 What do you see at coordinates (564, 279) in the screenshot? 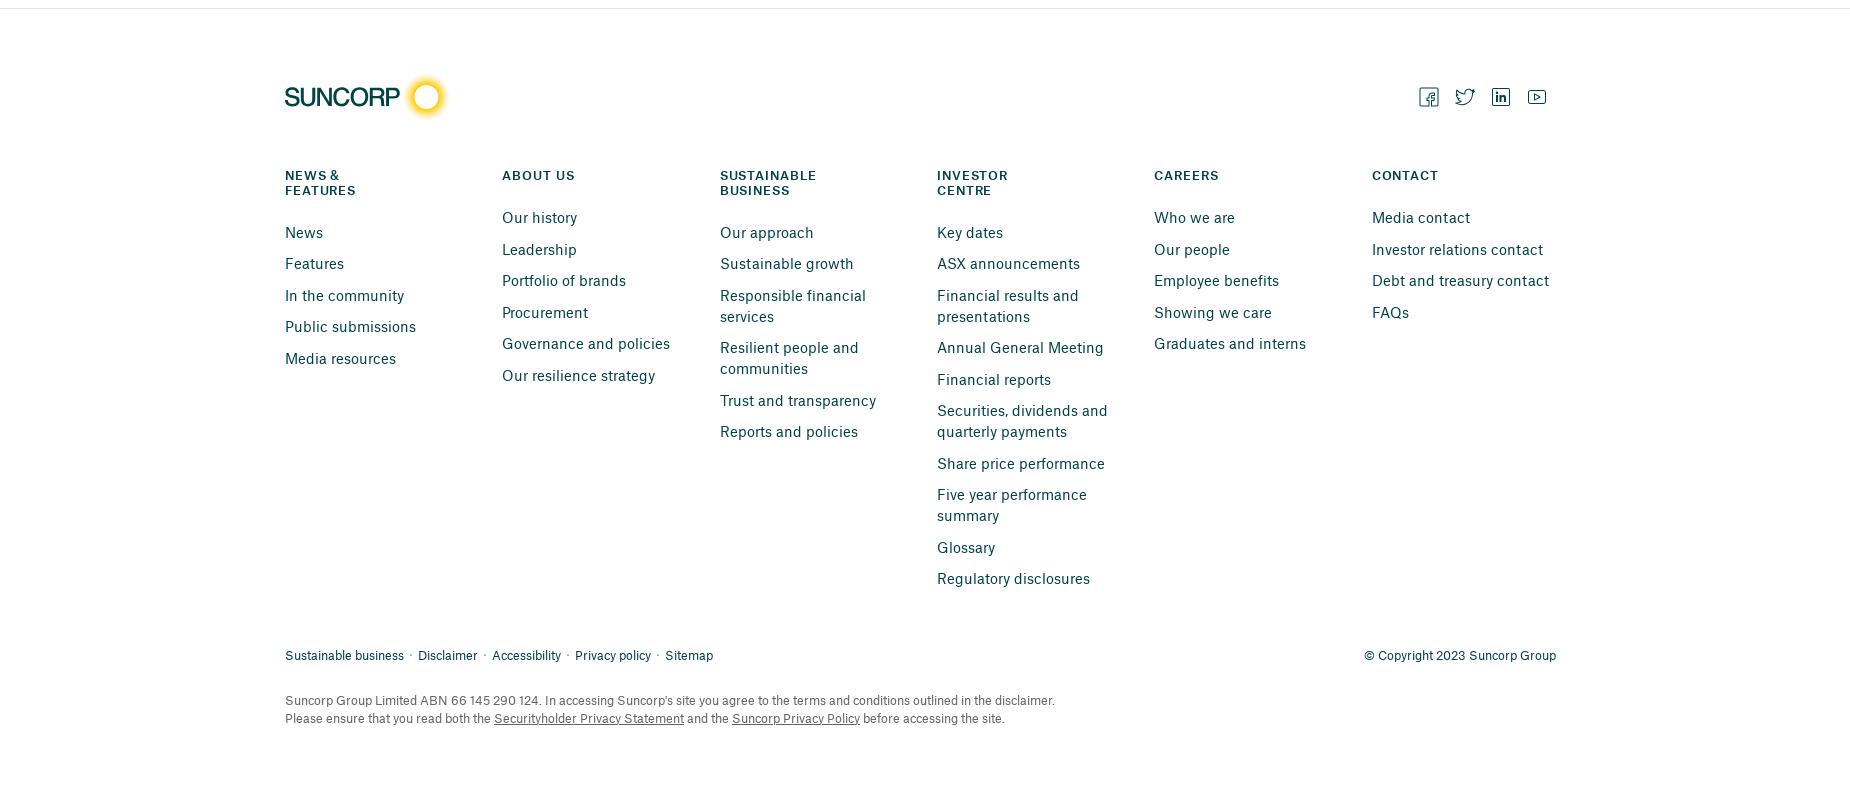
I see `'Portfolio of brands'` at bounding box center [564, 279].